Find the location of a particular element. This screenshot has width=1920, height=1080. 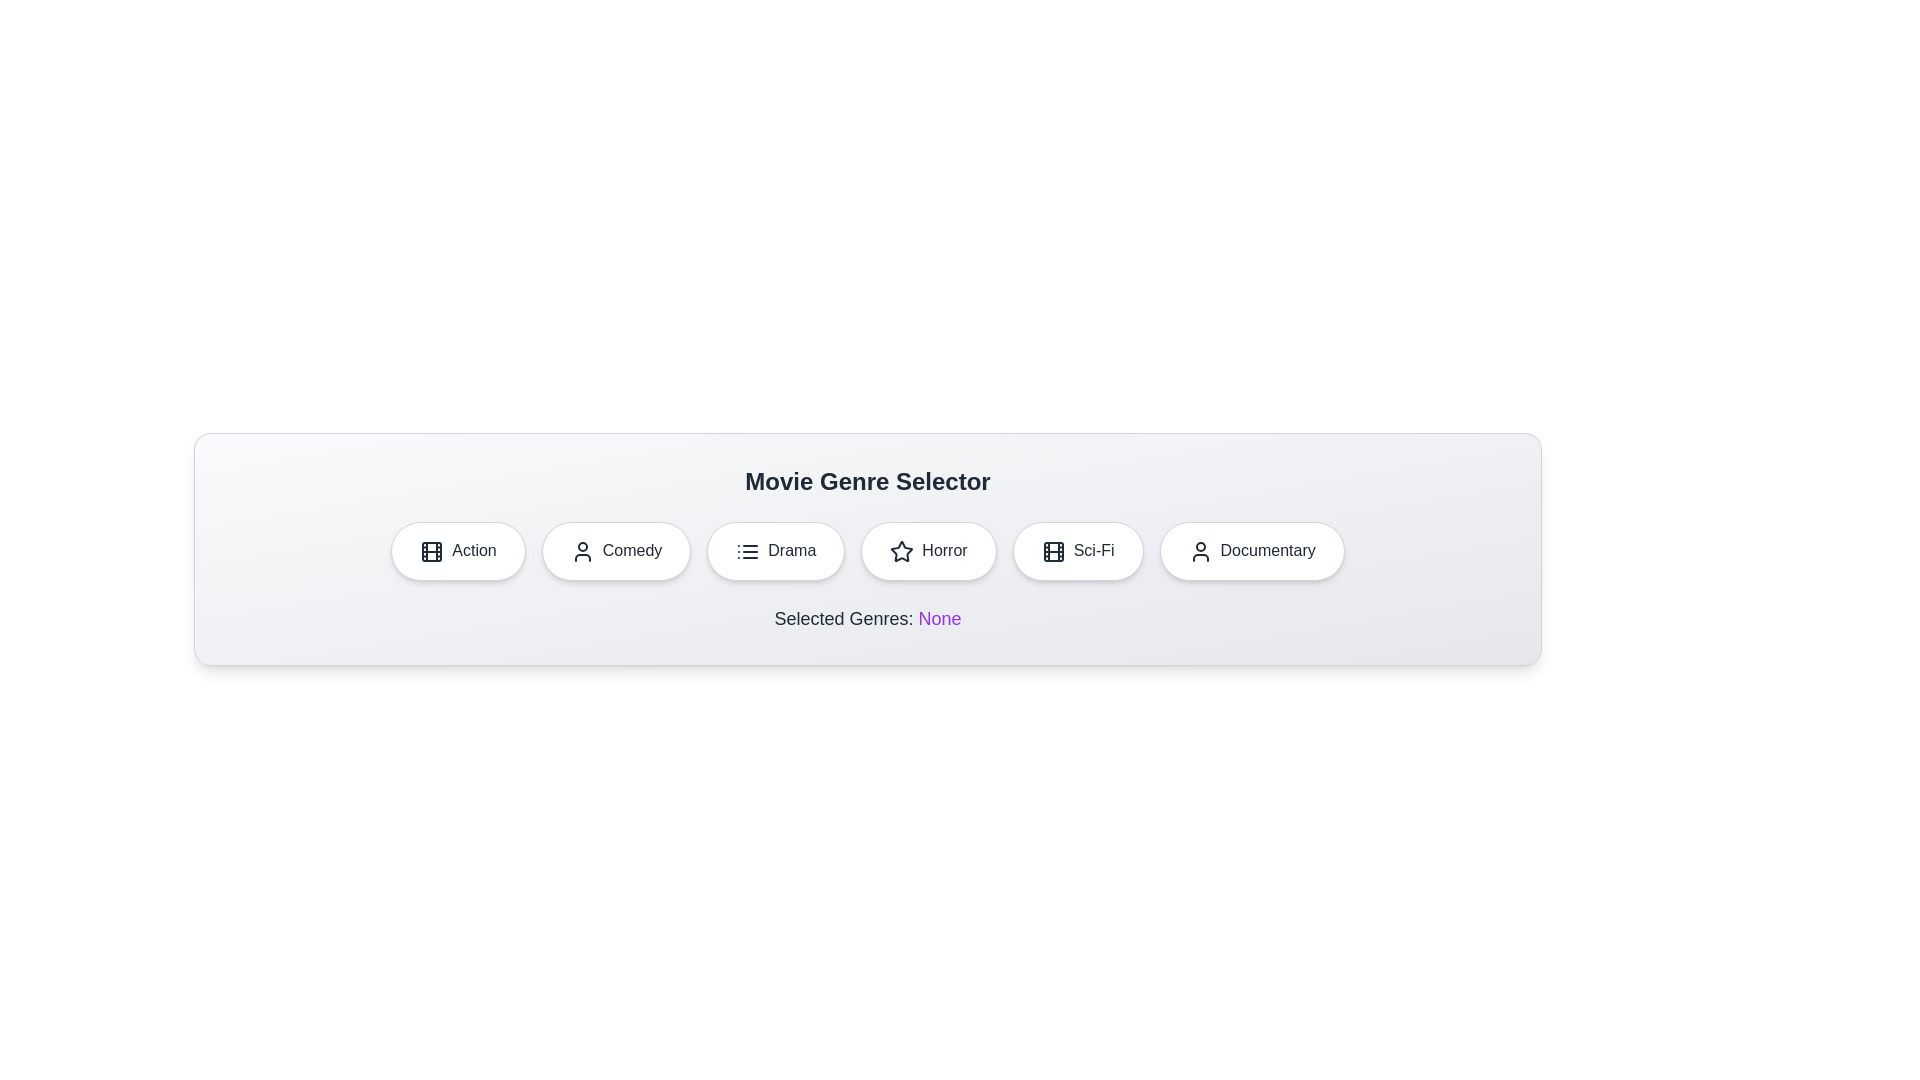

the decorative icon representing the 'Drama' genre, which is the third button from the left in a horizontal layout of six genre buttons is located at coordinates (747, 551).